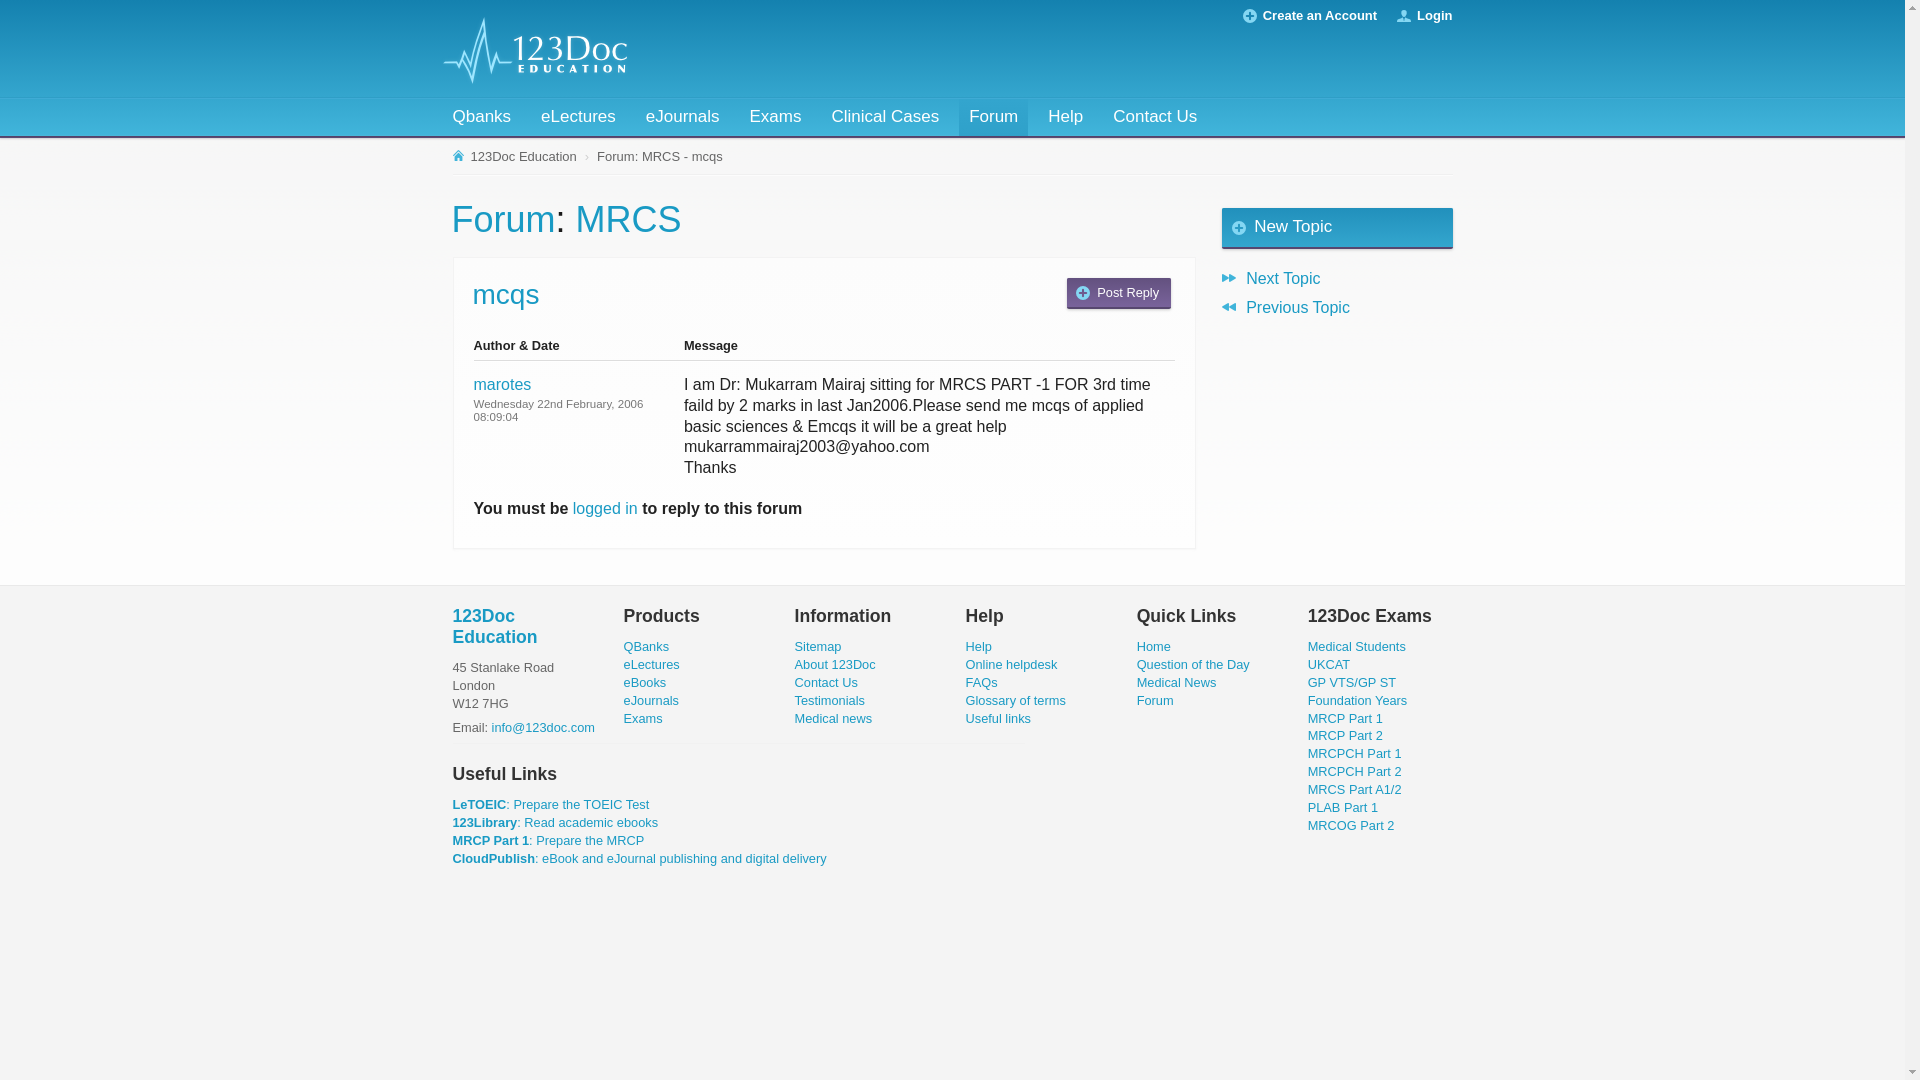 The width and height of the screenshot is (1920, 1080). What do you see at coordinates (450, 840) in the screenshot?
I see `'MRCP Part 1: Prepare the MRCP'` at bounding box center [450, 840].